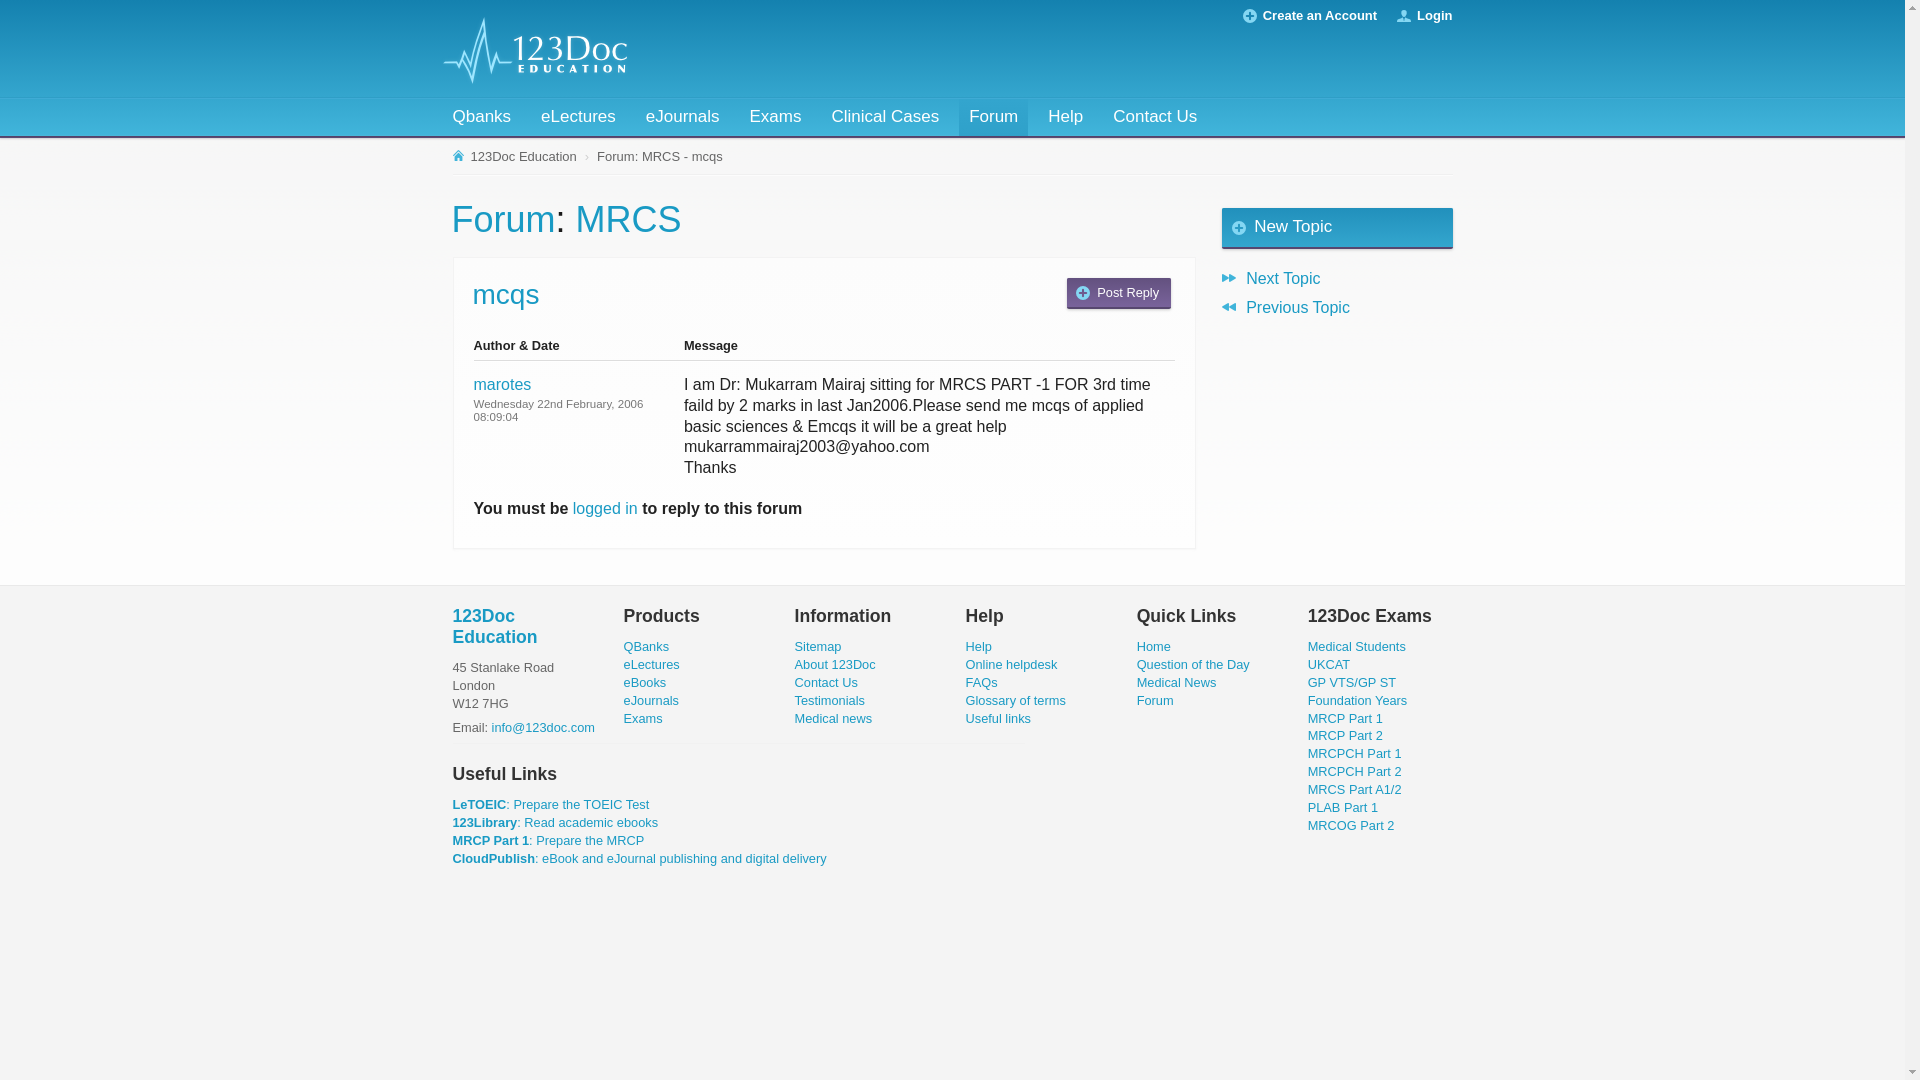 The width and height of the screenshot is (1920, 1080). What do you see at coordinates (450, 840) in the screenshot?
I see `'MRCP Part 1: Prepare the MRCP'` at bounding box center [450, 840].